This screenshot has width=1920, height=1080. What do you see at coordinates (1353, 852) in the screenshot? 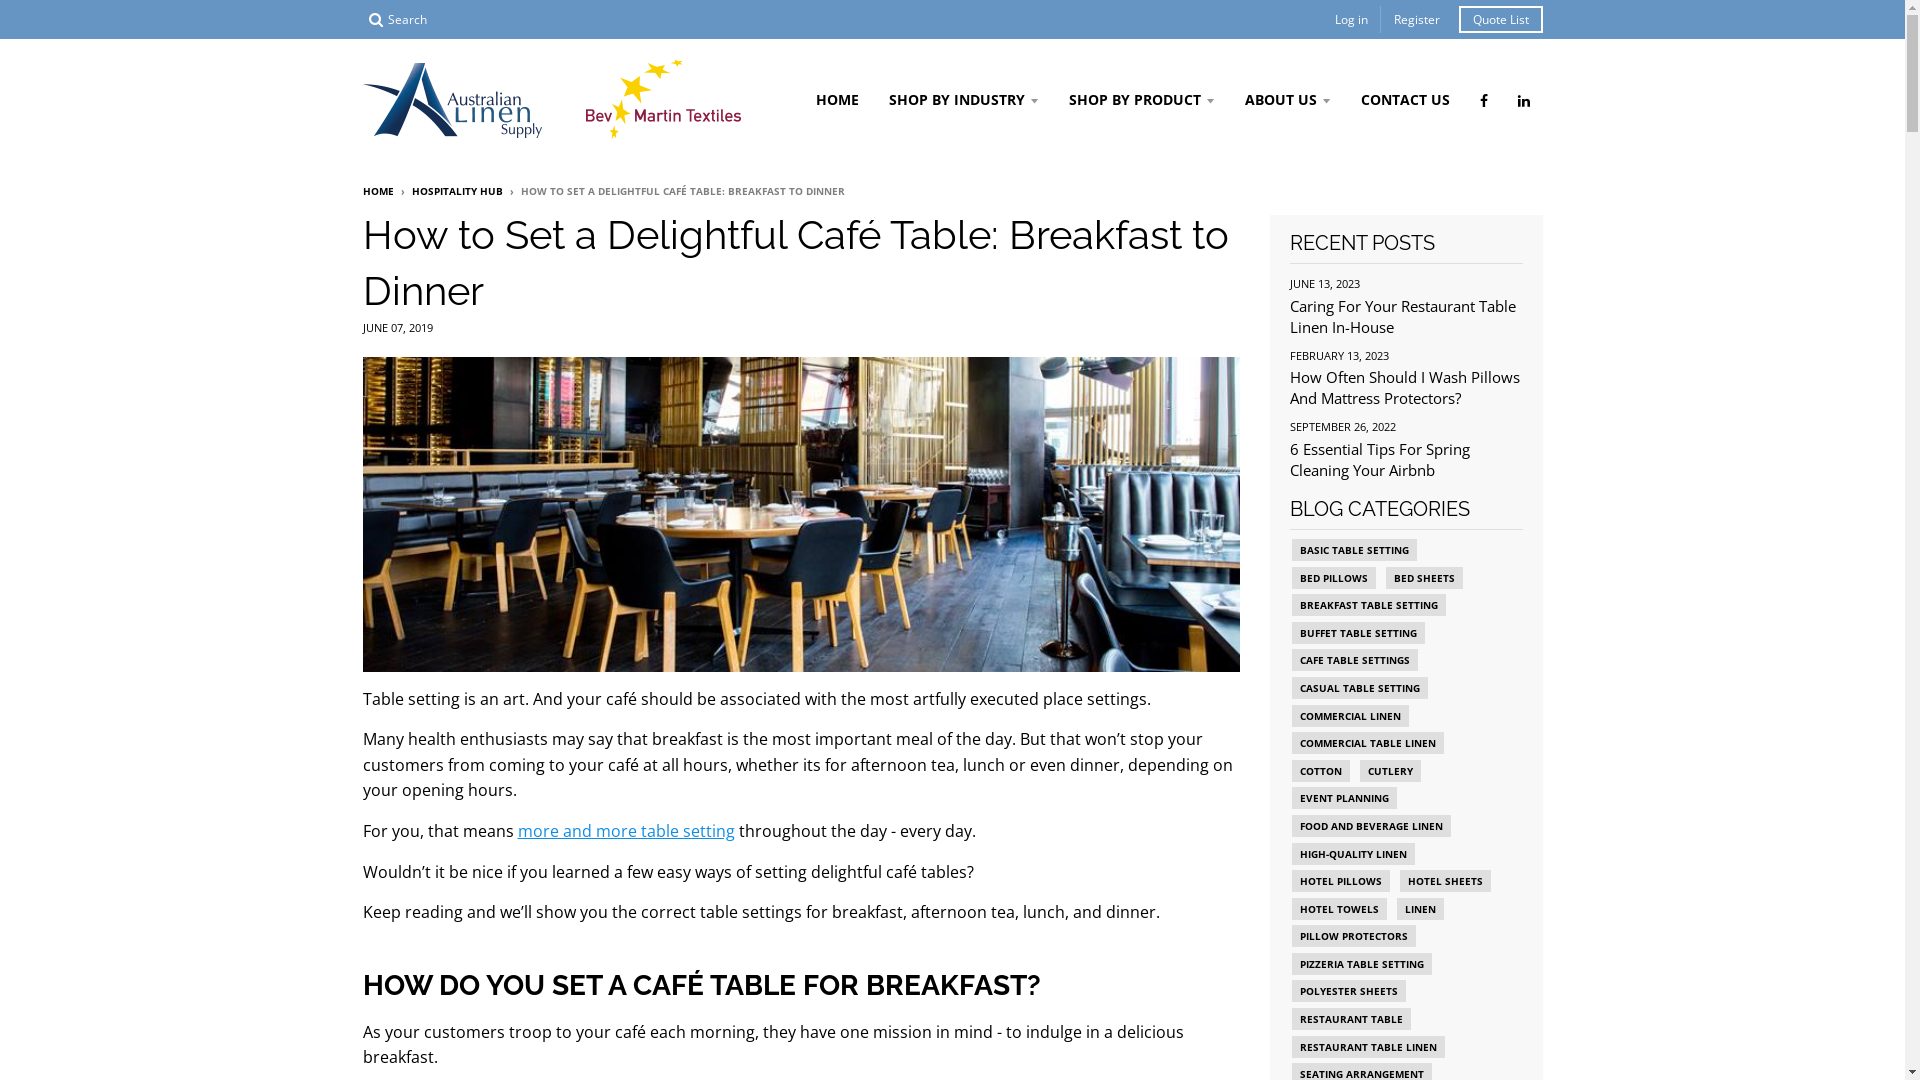
I see `'HIGH-QUALITY LINEN'` at bounding box center [1353, 852].